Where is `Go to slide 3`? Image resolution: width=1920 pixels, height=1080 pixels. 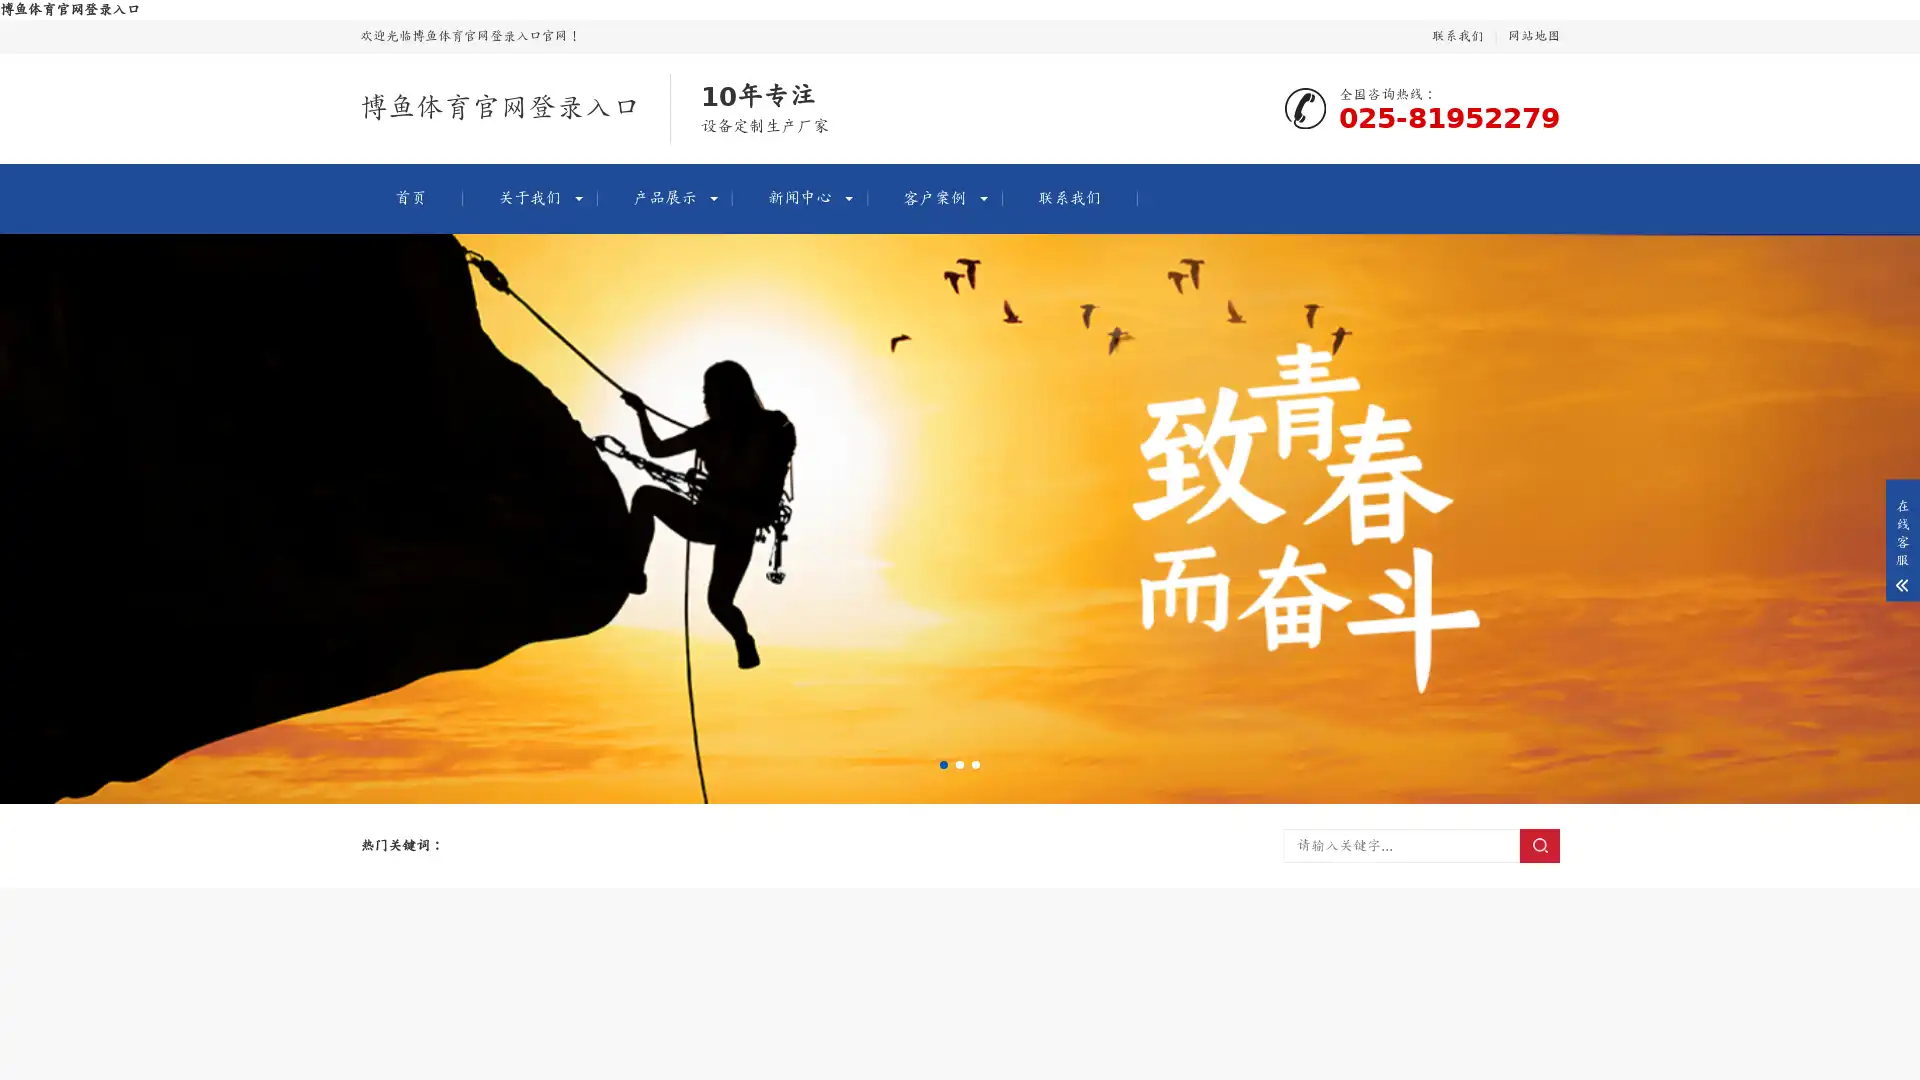 Go to slide 3 is located at coordinates (975, 764).